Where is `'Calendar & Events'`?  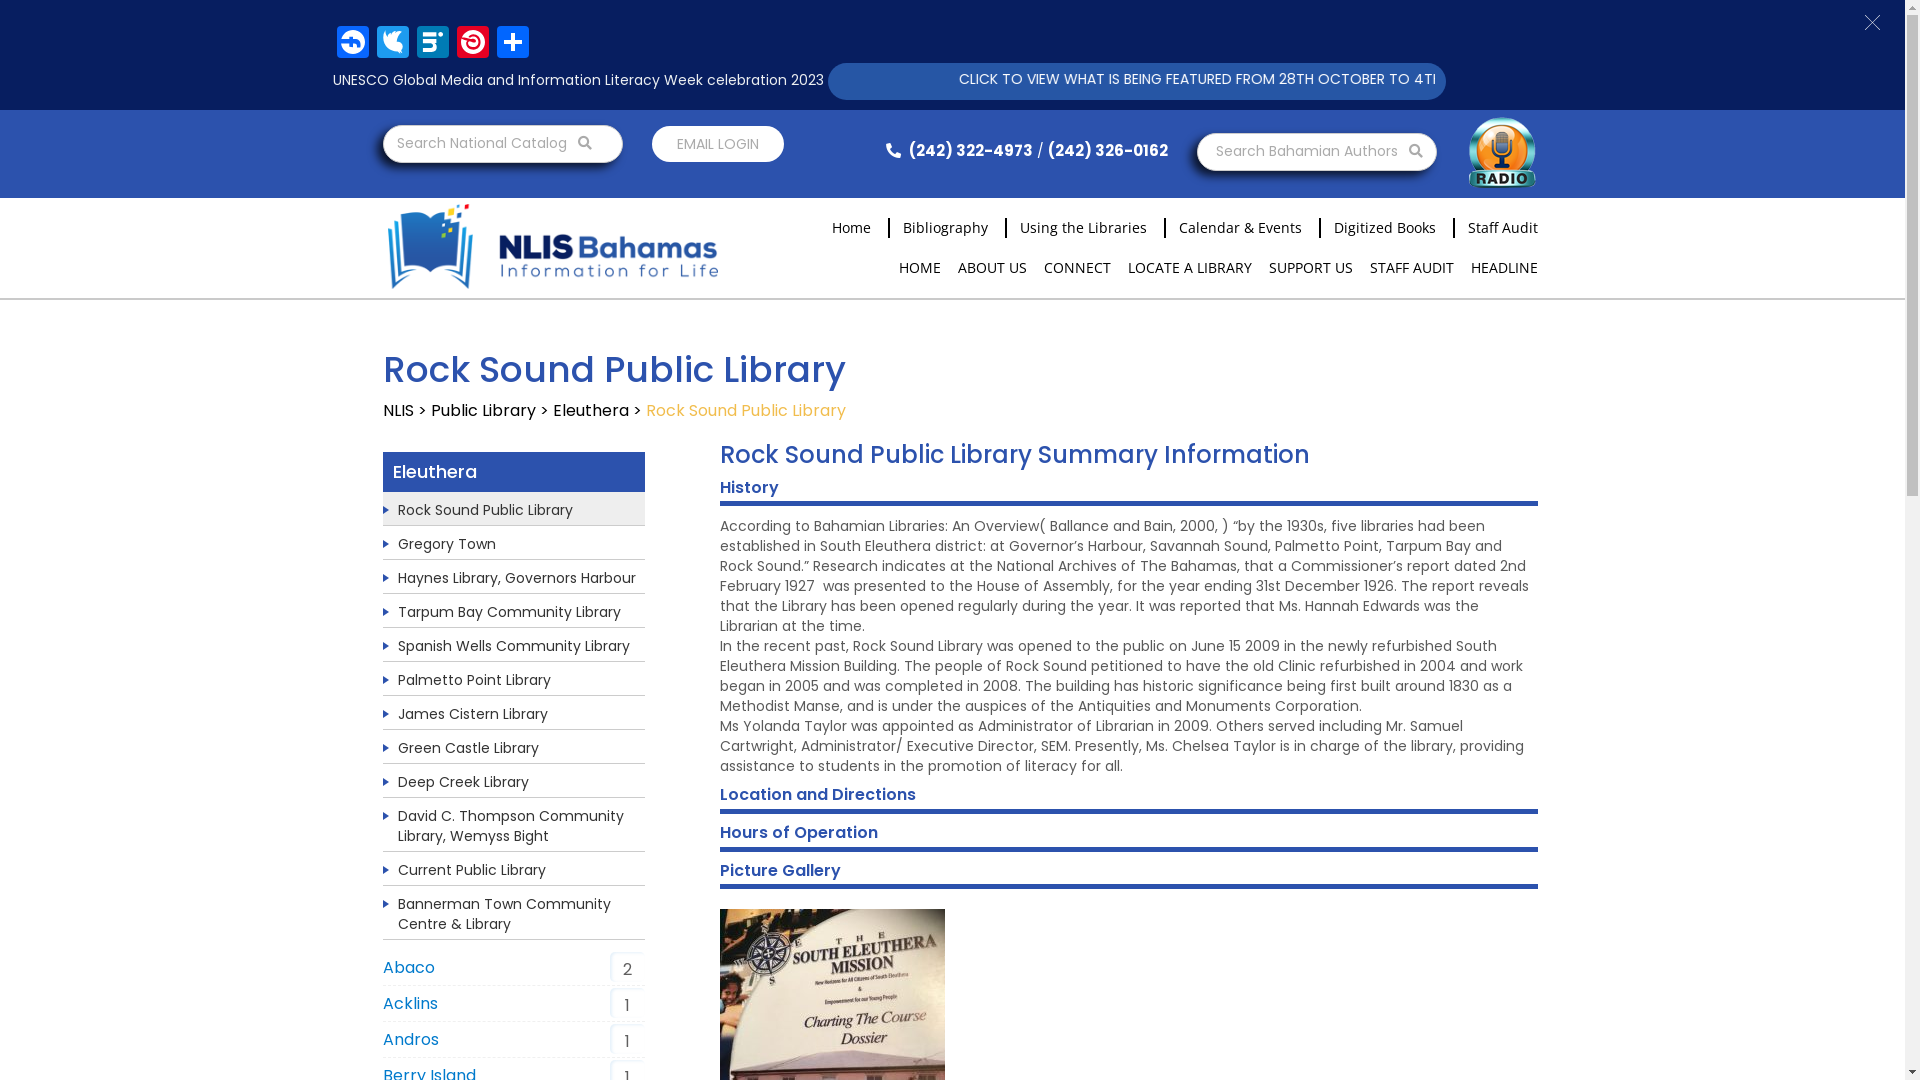 'Calendar & Events' is located at coordinates (1232, 226).